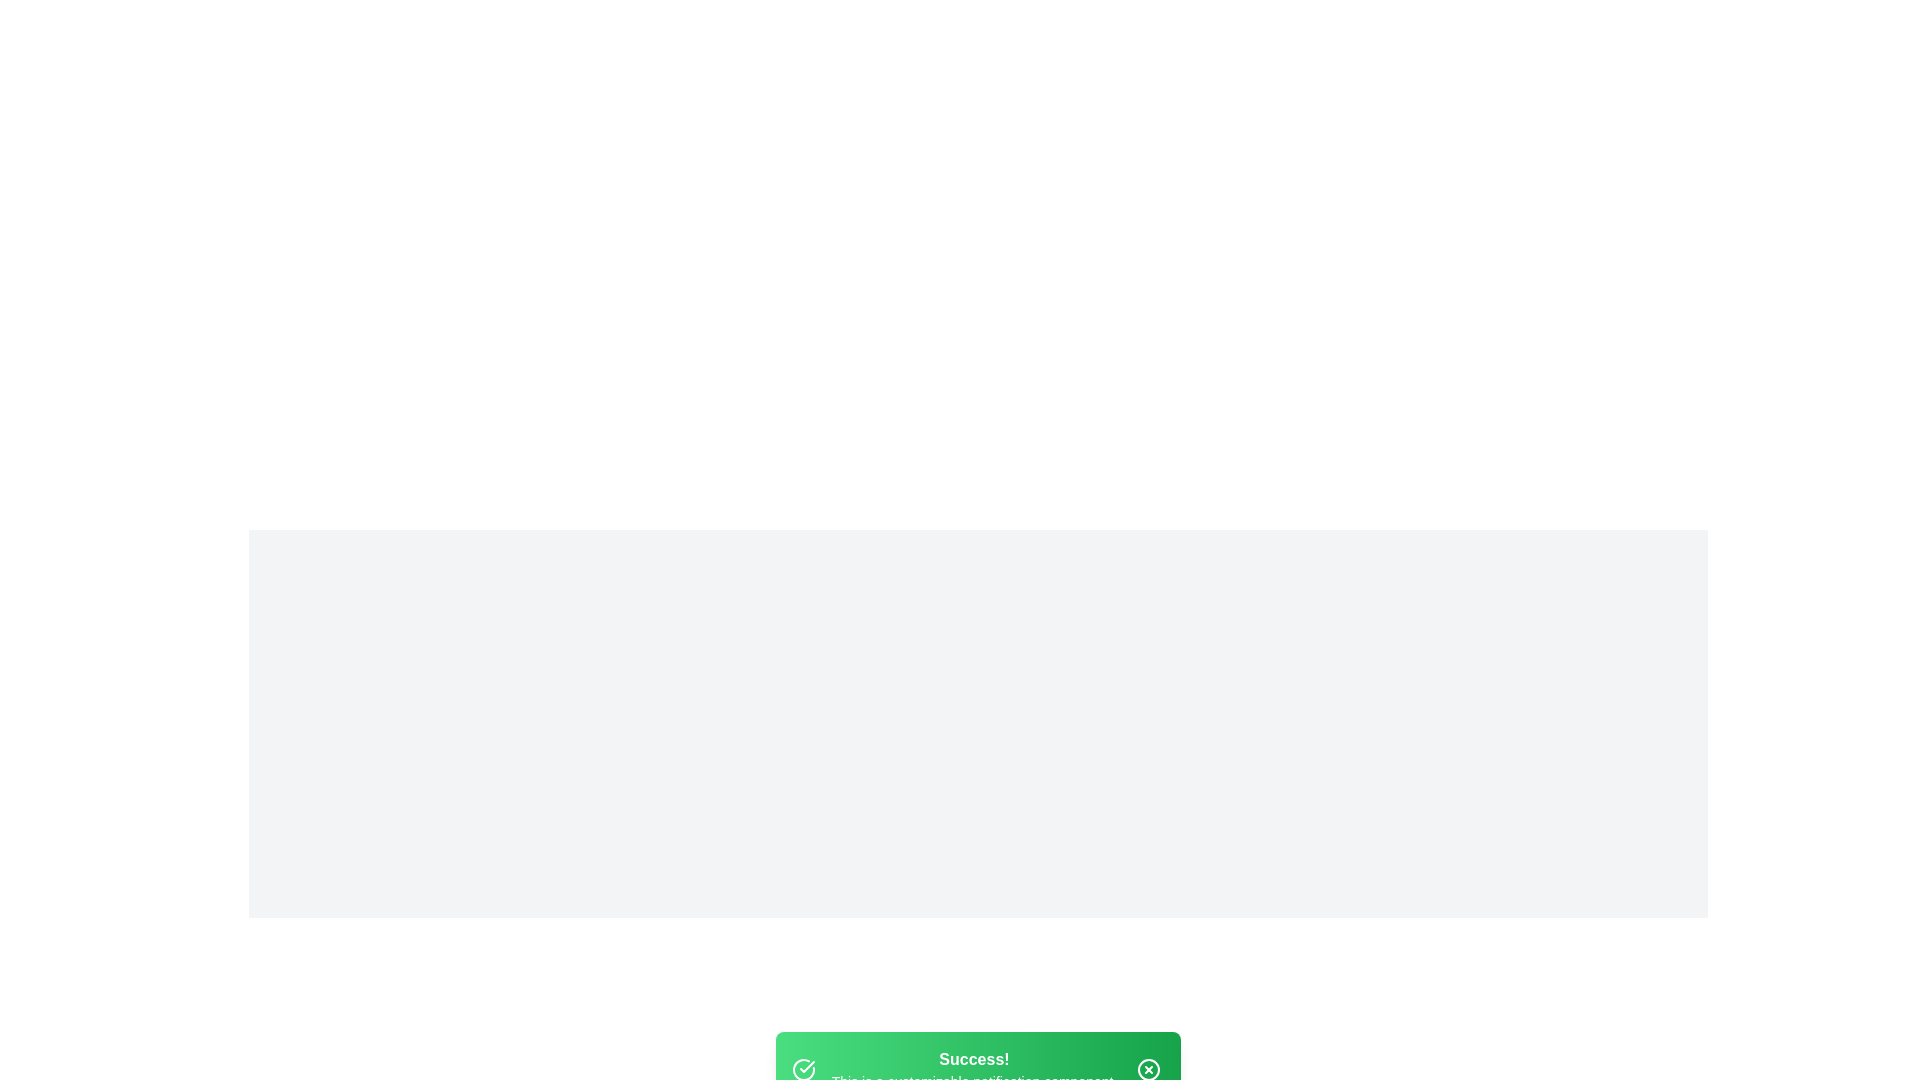 This screenshot has width=1920, height=1080. What do you see at coordinates (1149, 1068) in the screenshot?
I see `the close button of the snackbar notification` at bounding box center [1149, 1068].